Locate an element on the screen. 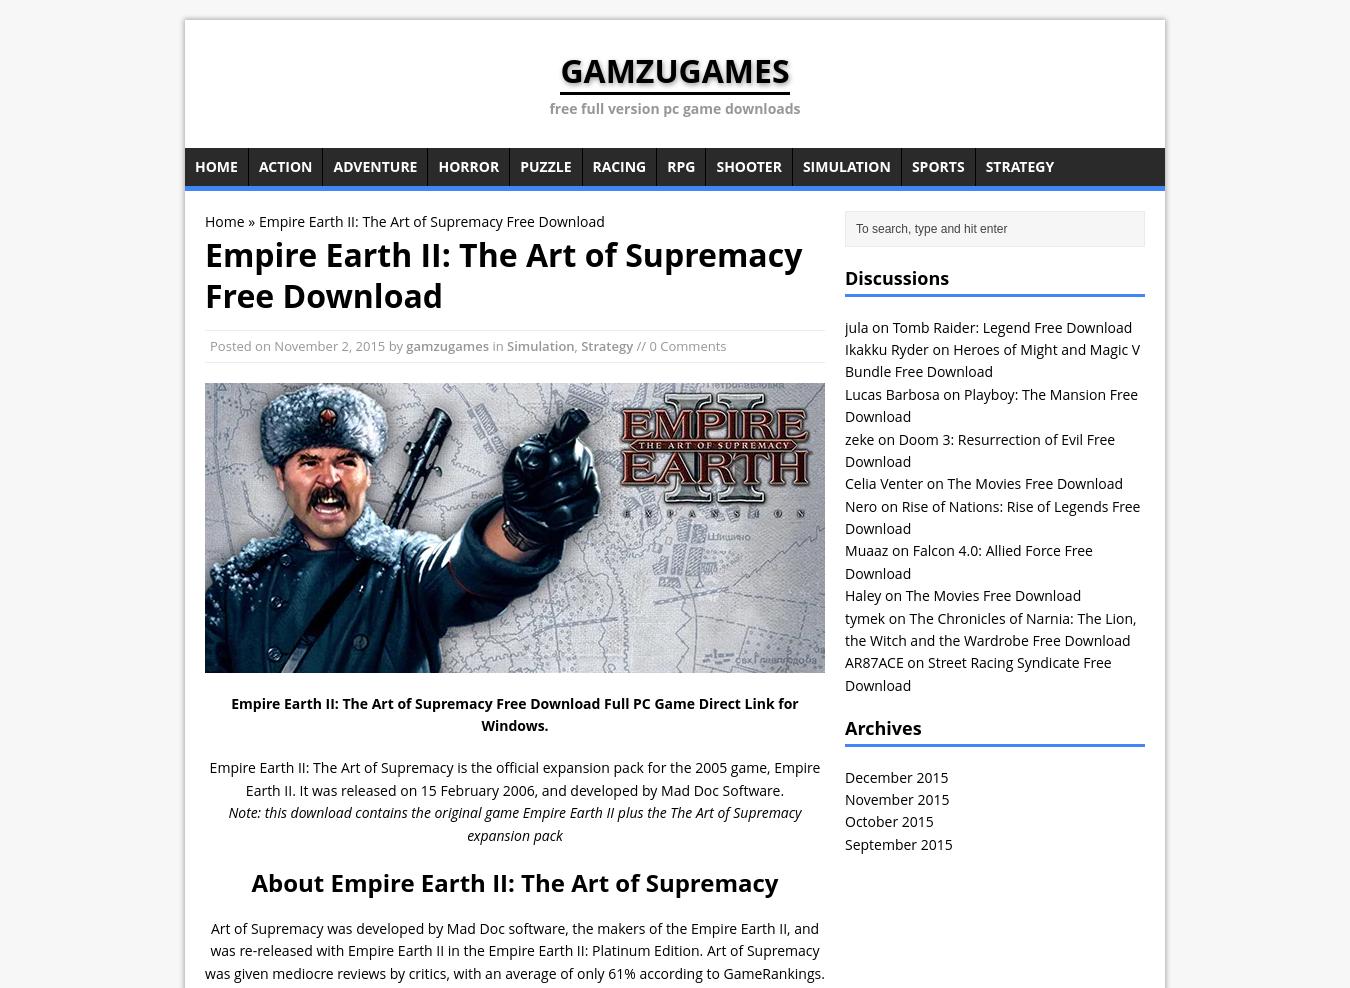 The image size is (1350, 988). 'September 2015' is located at coordinates (898, 843).